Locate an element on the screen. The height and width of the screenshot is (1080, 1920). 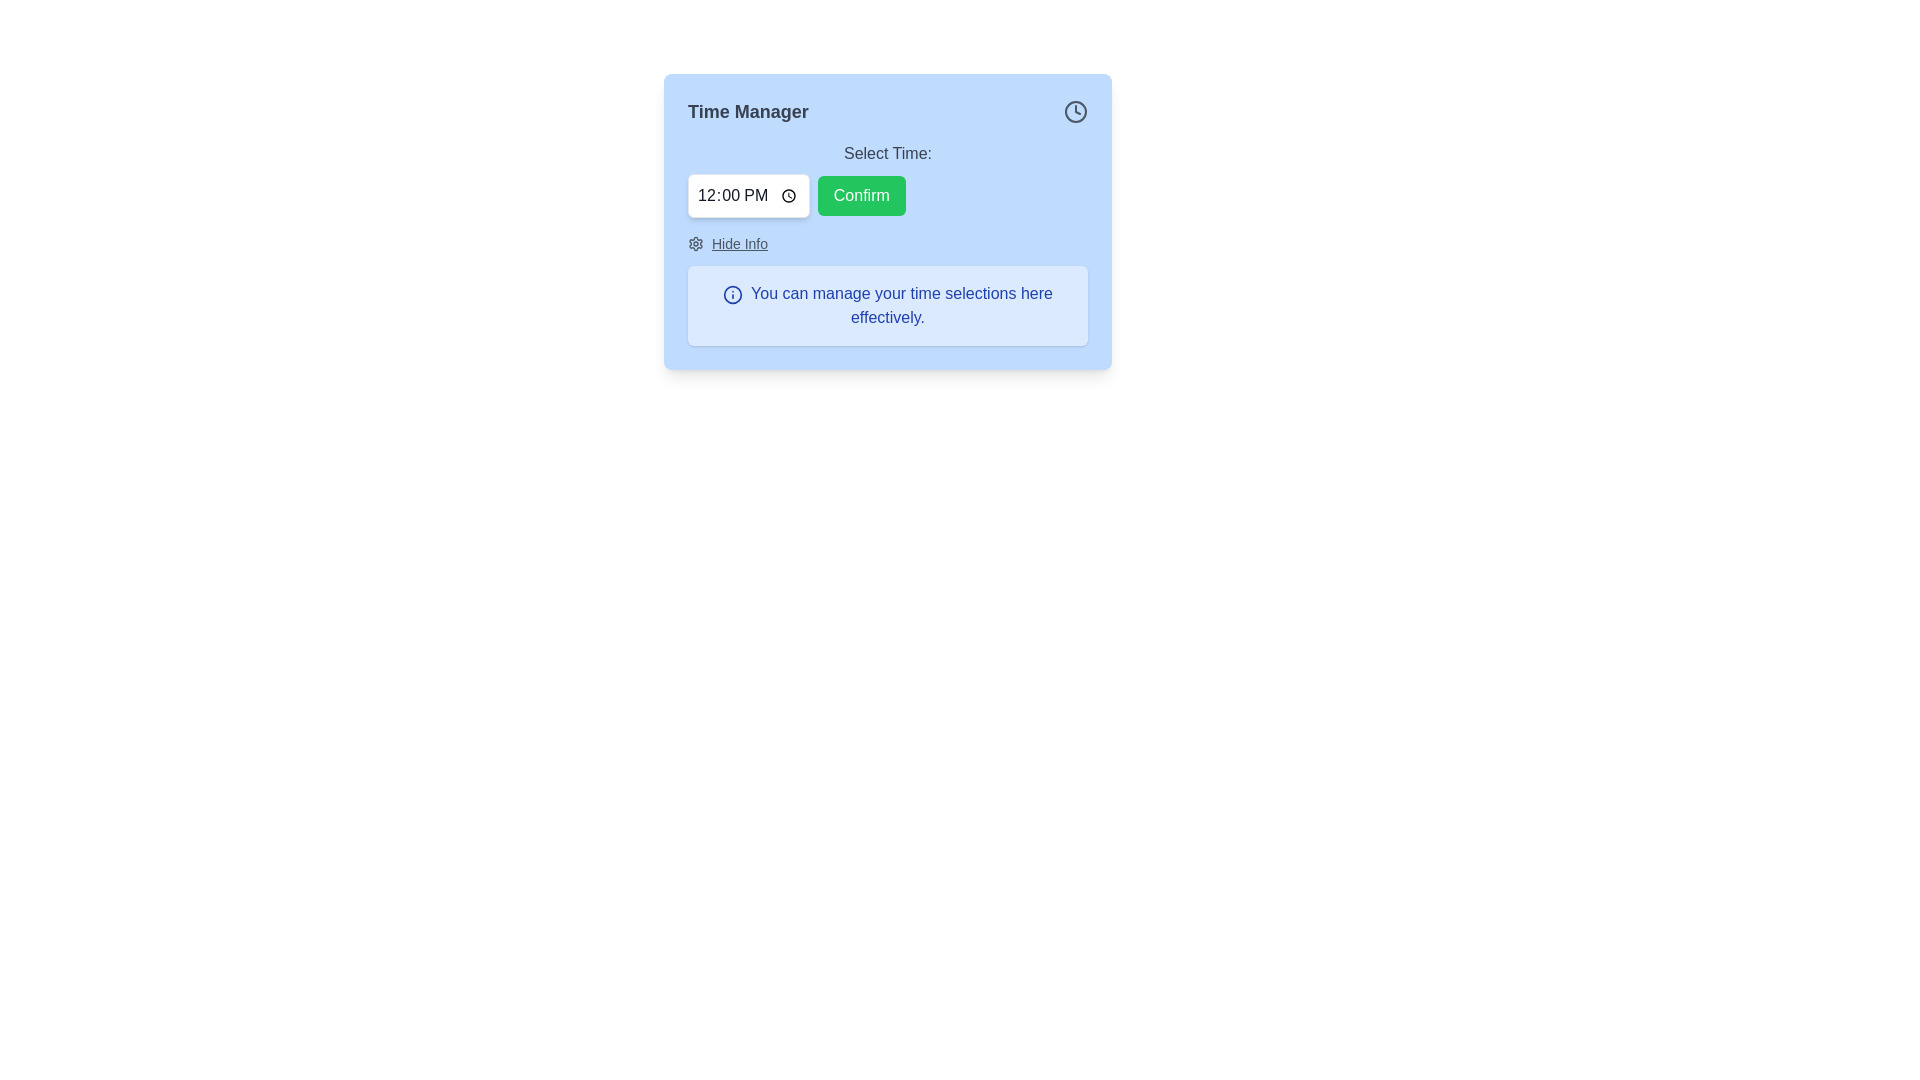
the gear-like icon located in the 'Hide Info' section is located at coordinates (696, 242).